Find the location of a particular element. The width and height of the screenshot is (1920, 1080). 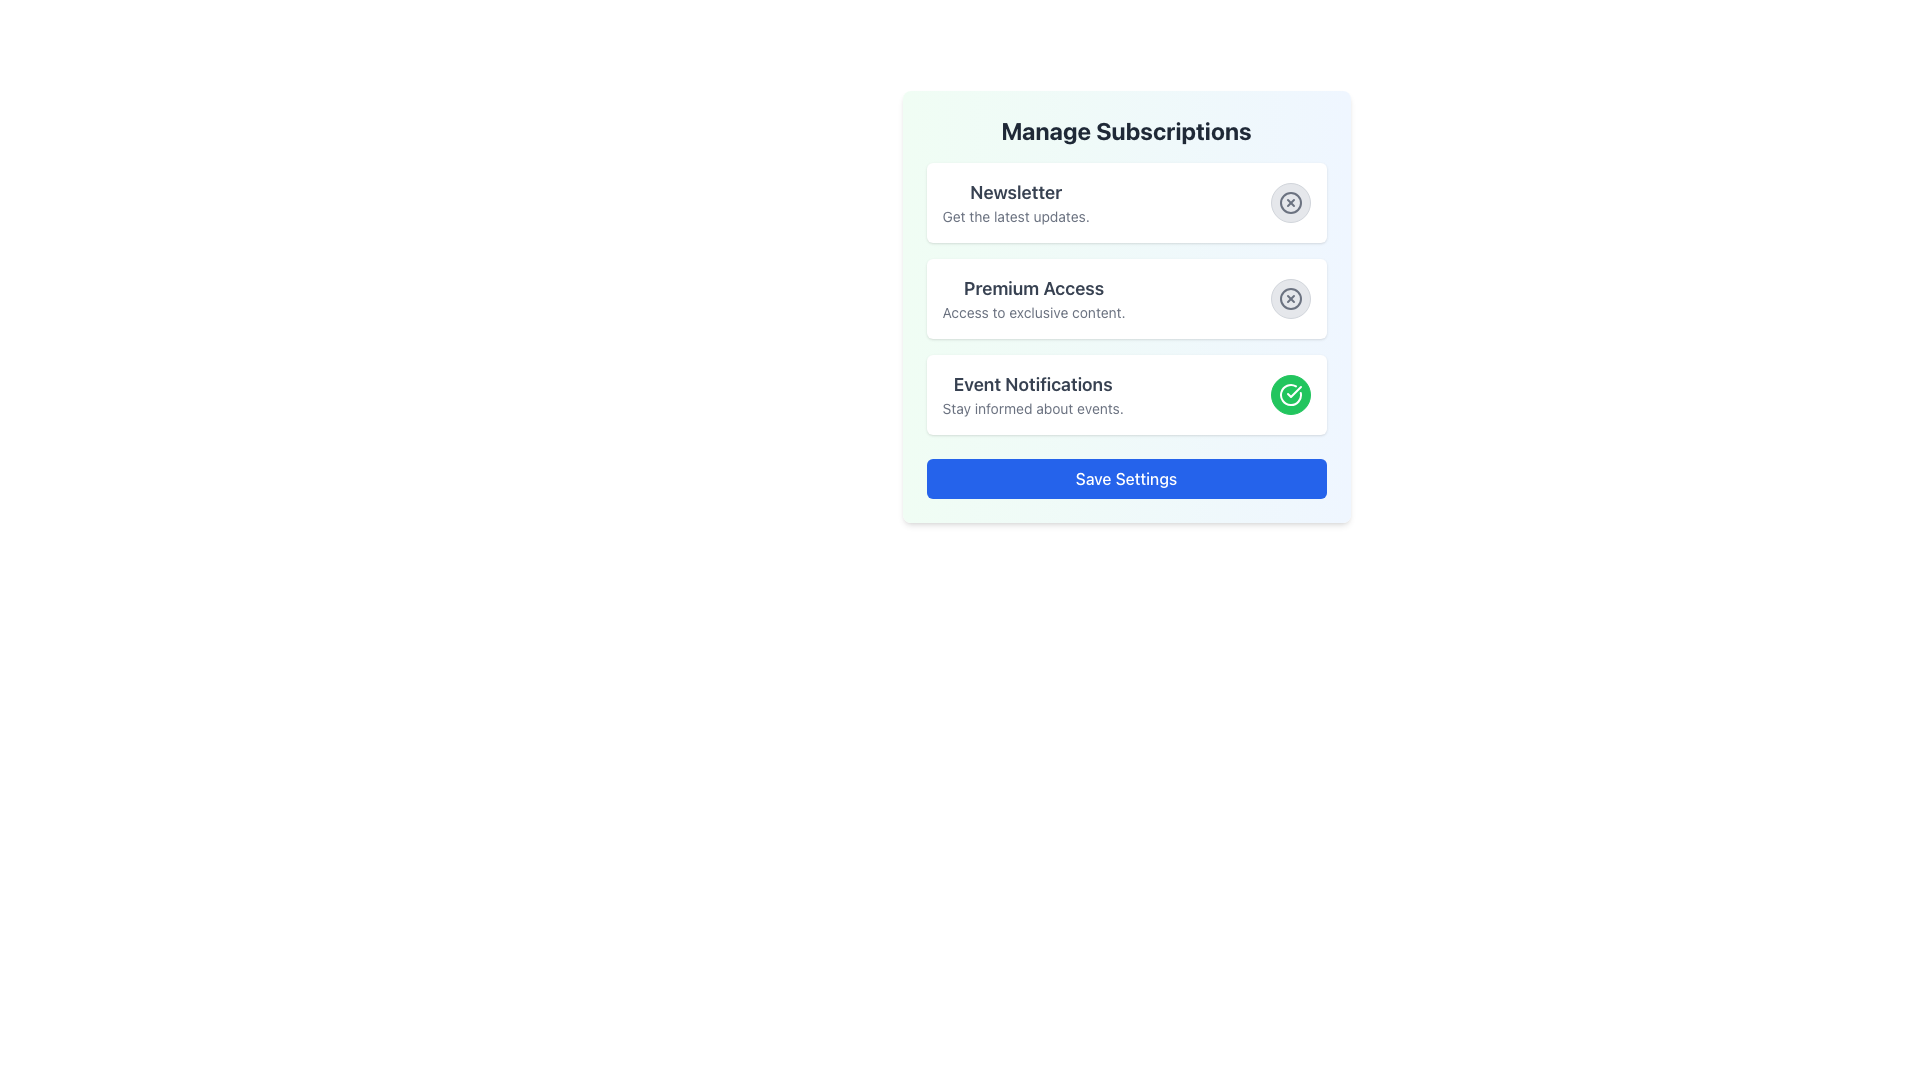

the heading text label for the 'Newsletter' subscription option, which is located above the text 'Get the latest updates.' in the top portion of the center panel is located at coordinates (1016, 192).